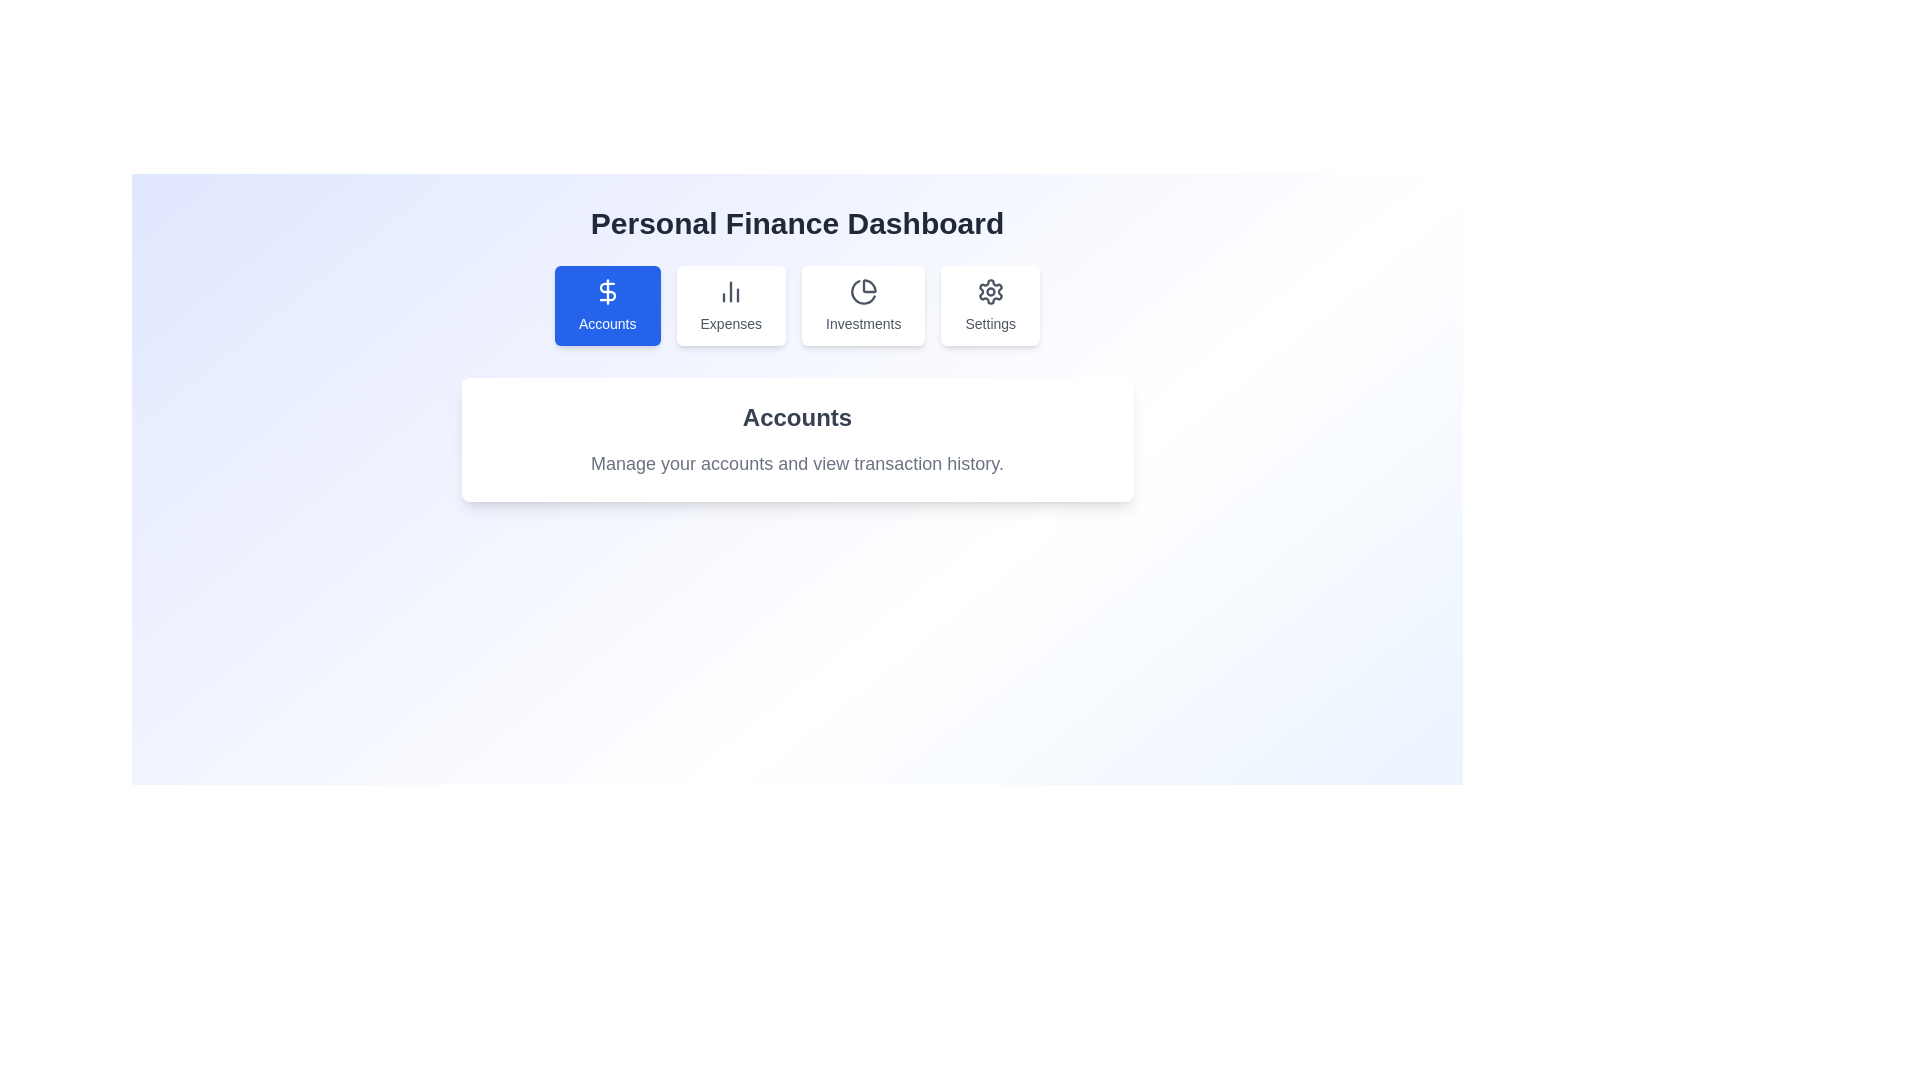 This screenshot has width=1920, height=1080. I want to click on the 'Investments' text label that indicates the category section of the dashboard, located below the pie chart icon in the third card of a horizontal row, so click(863, 323).